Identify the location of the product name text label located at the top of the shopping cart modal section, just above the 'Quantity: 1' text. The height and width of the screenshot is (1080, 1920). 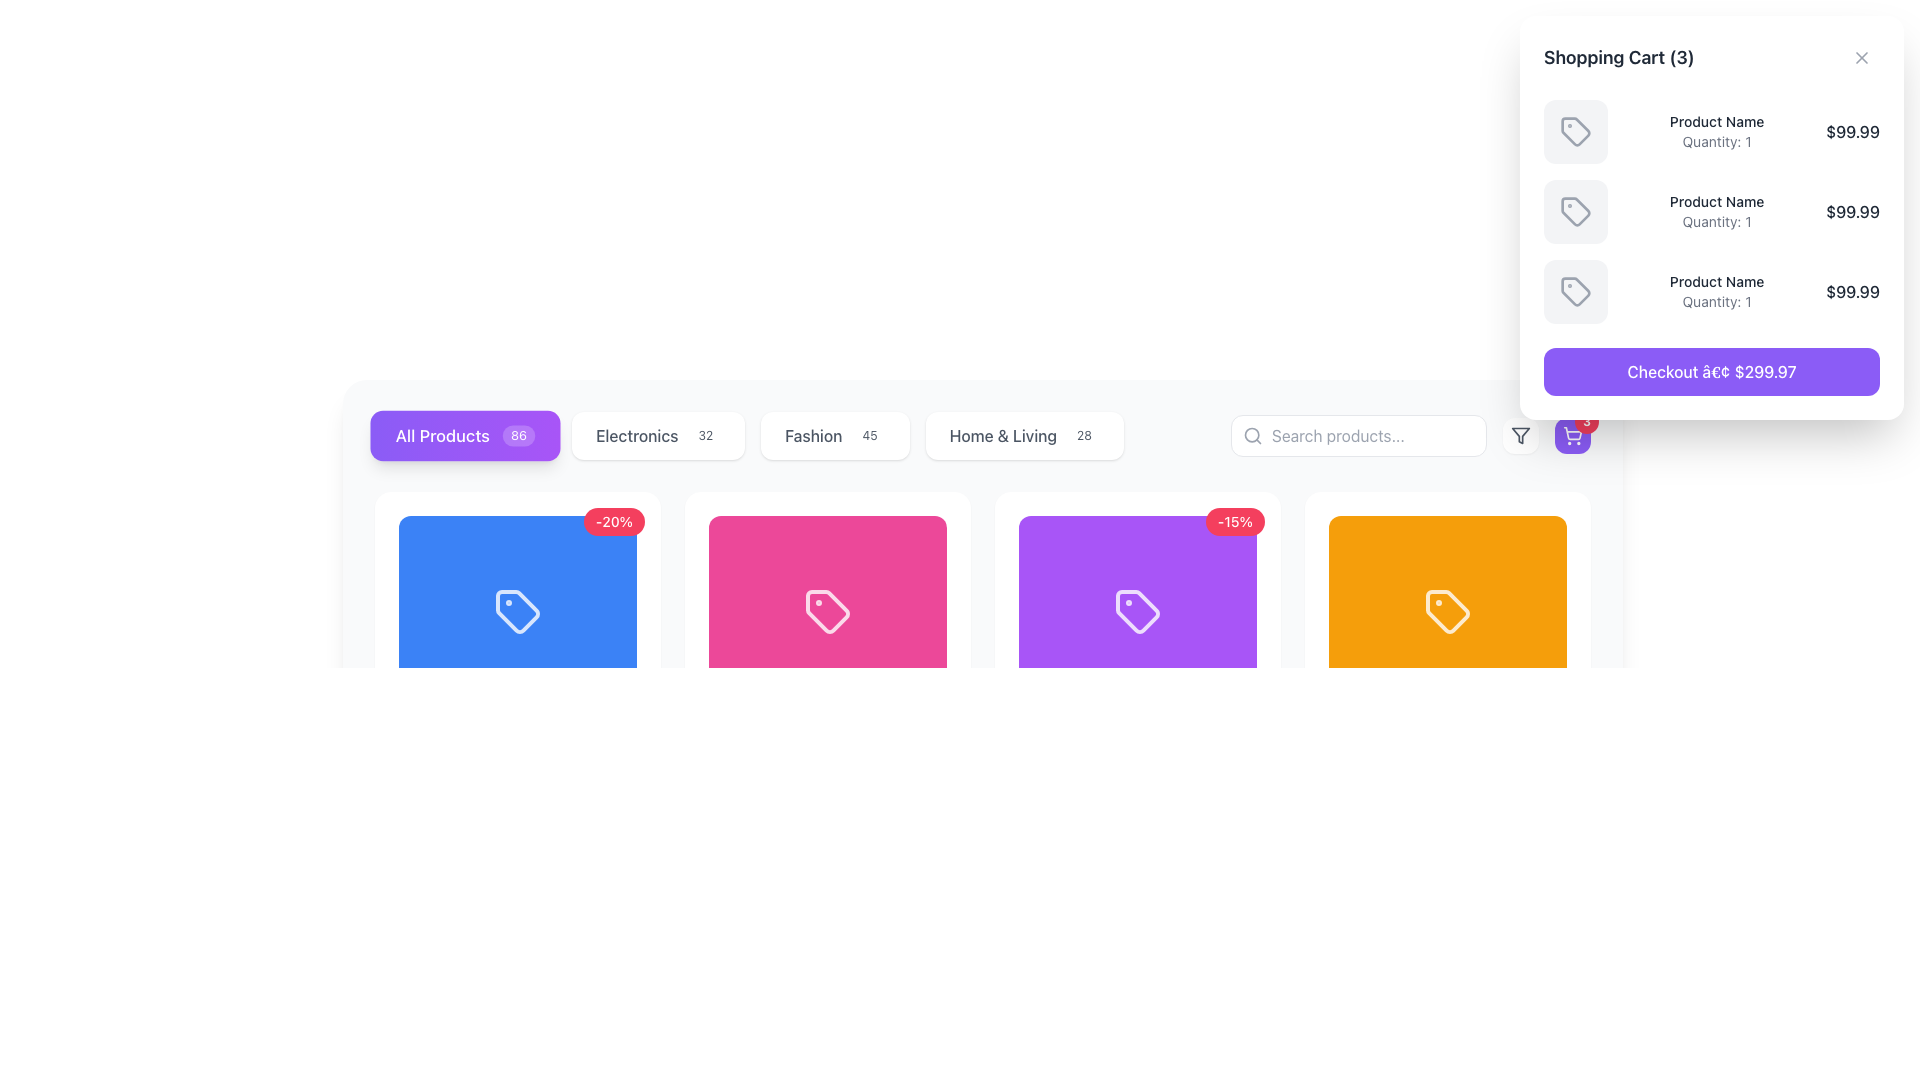
(1716, 122).